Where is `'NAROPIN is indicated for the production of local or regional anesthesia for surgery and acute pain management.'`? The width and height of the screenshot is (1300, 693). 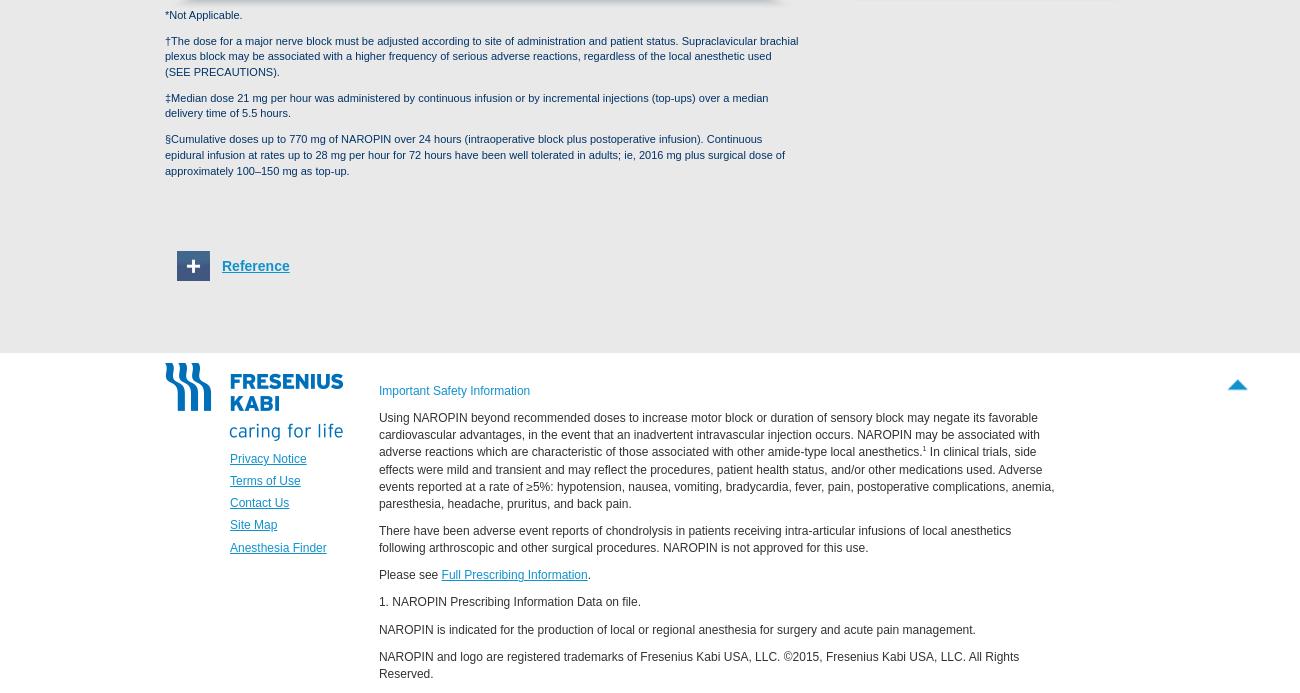
'NAROPIN is indicated for the production of local or regional anesthesia for surgery and acute pain management.' is located at coordinates (675, 628).